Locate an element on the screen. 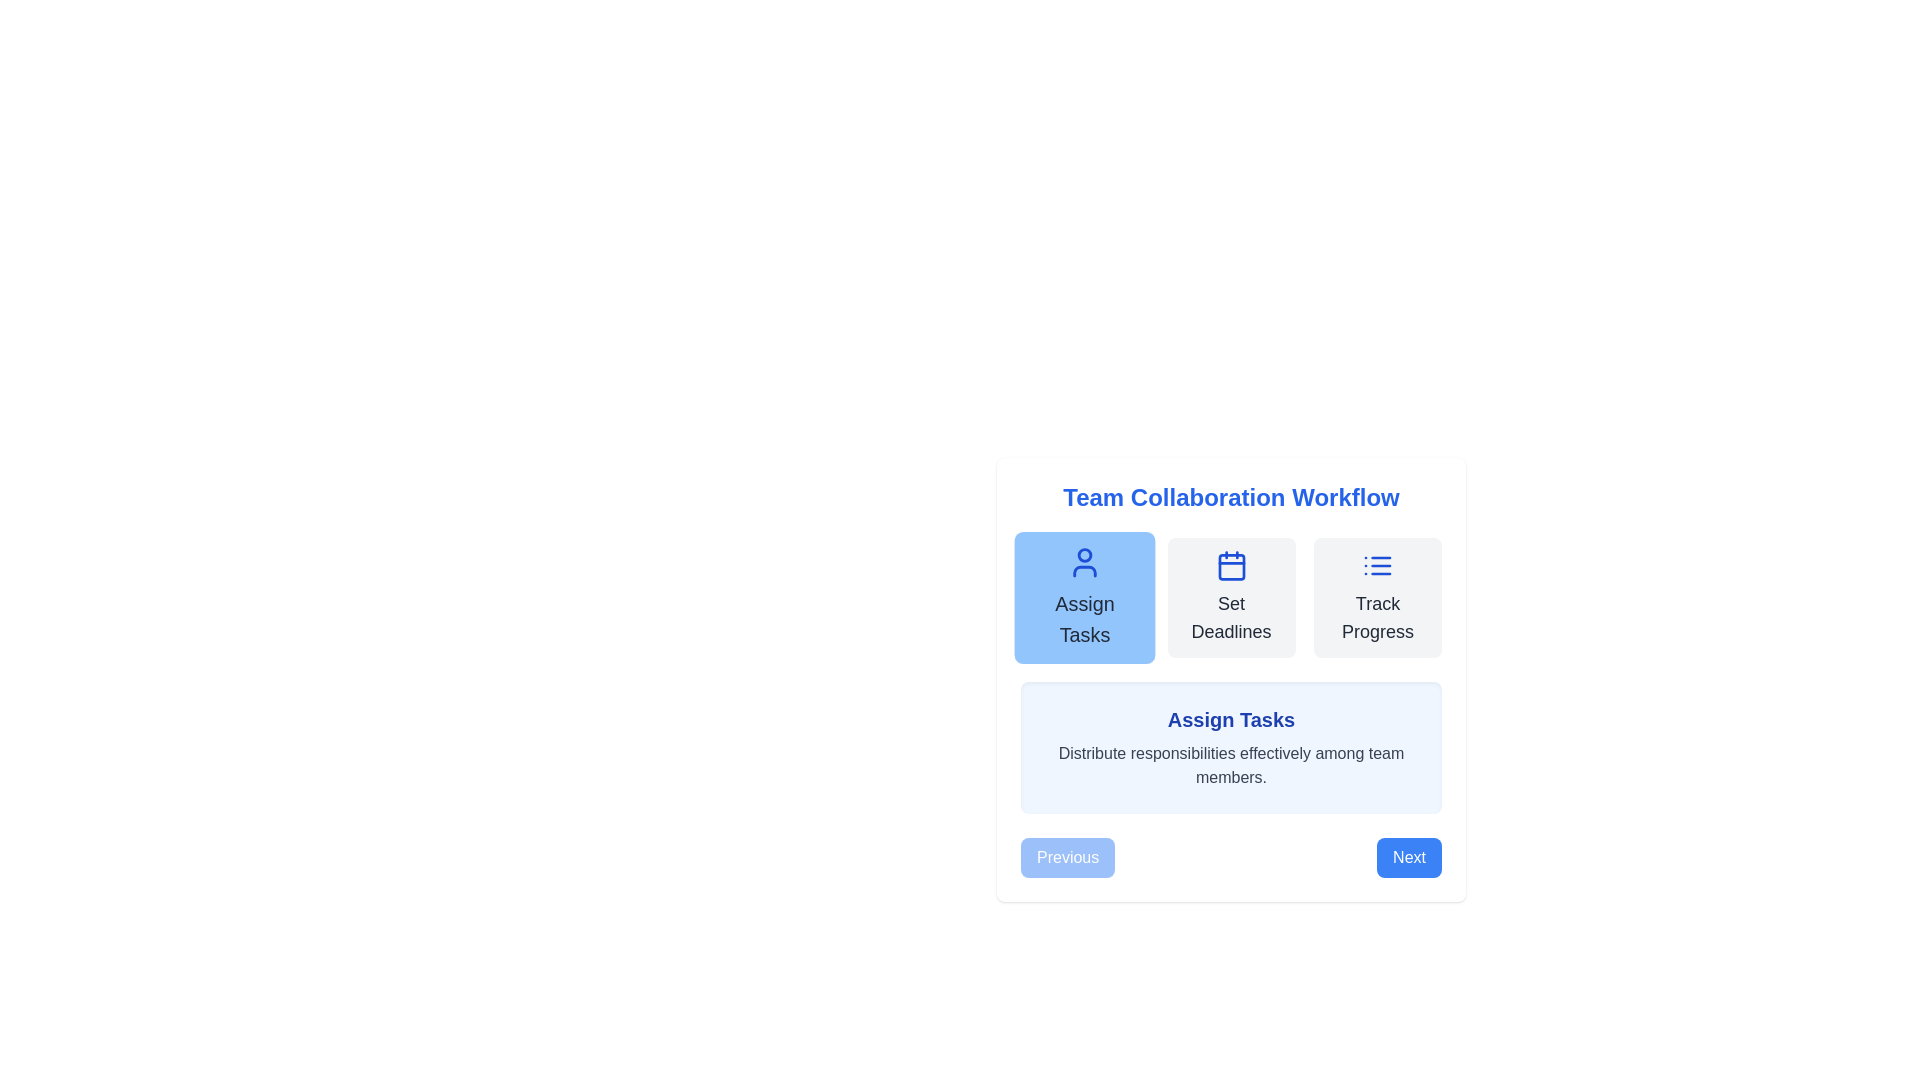 This screenshot has height=1080, width=1920. the 'Assign Tasks' button located below the 'Team Collaboration Workflow' heading is located at coordinates (1083, 596).